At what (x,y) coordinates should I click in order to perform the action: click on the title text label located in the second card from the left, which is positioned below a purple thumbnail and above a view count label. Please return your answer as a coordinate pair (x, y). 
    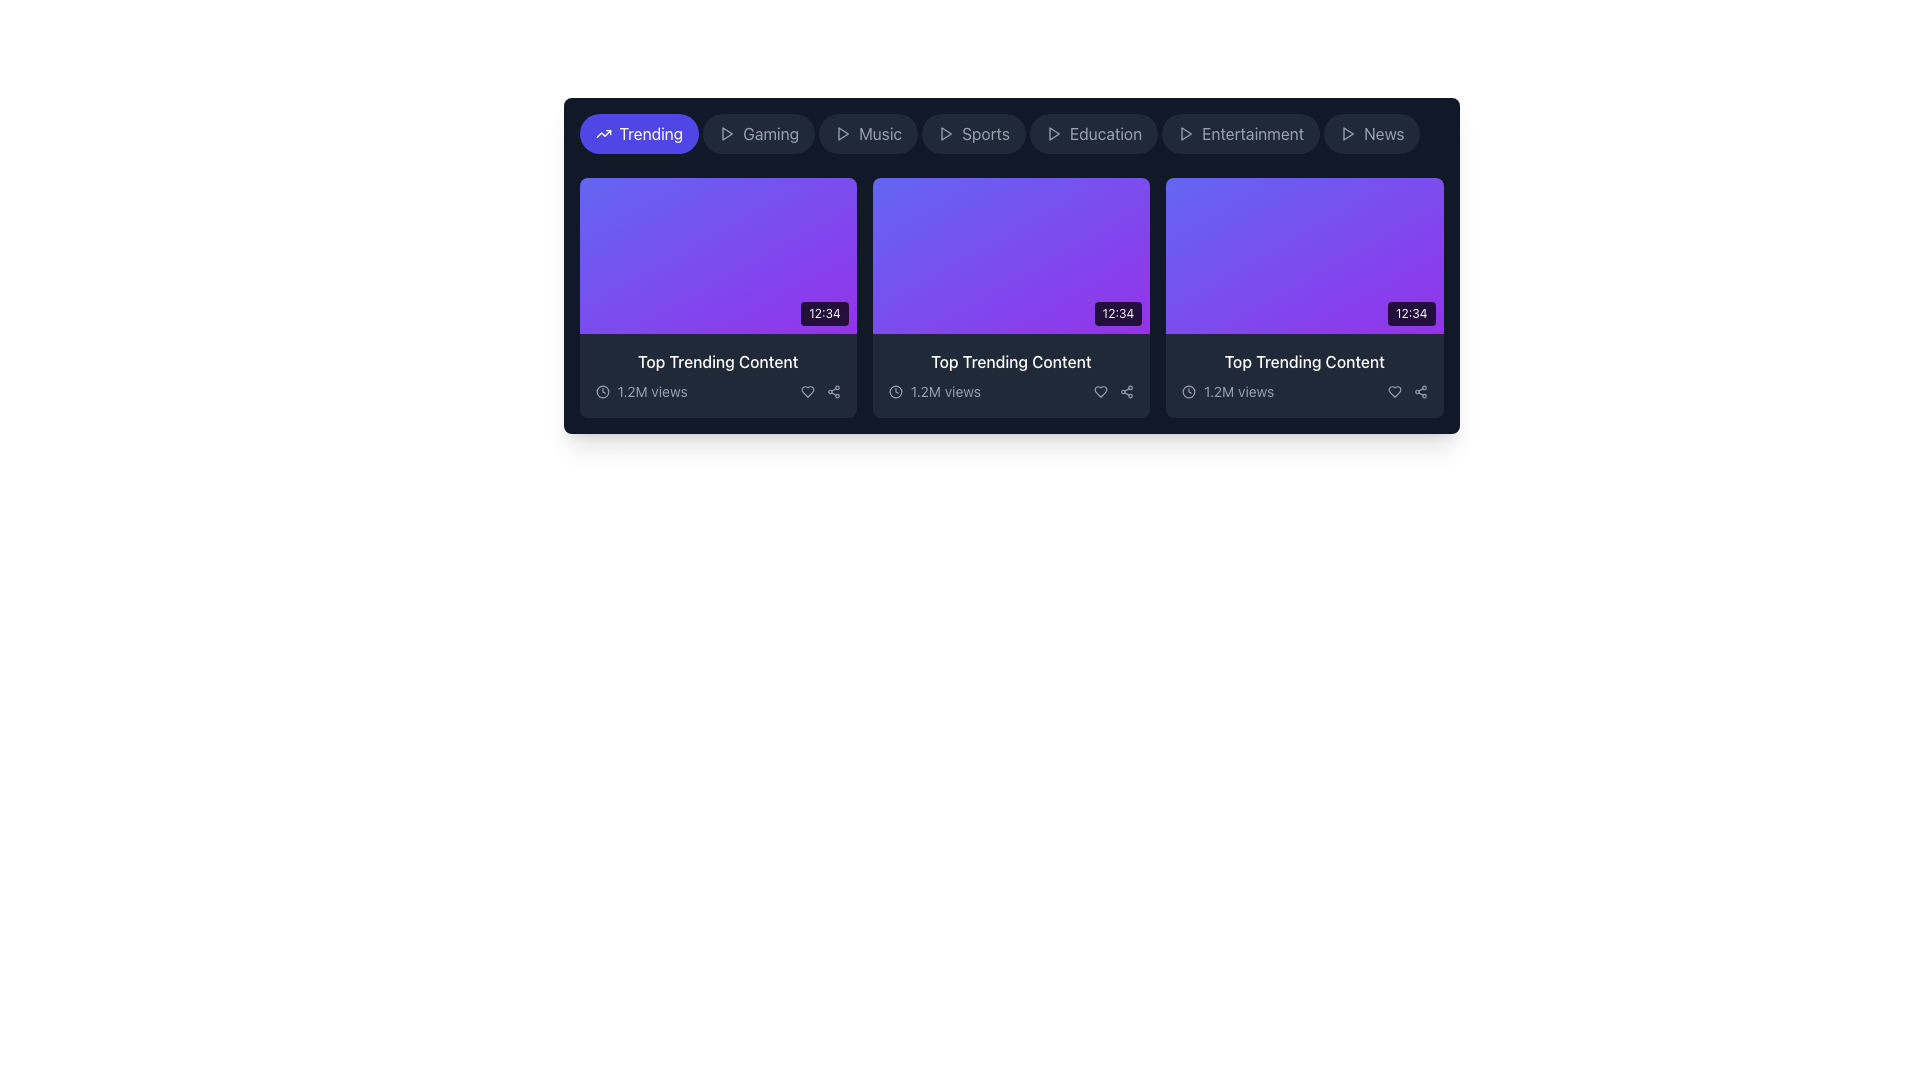
    Looking at the image, I should click on (1011, 362).